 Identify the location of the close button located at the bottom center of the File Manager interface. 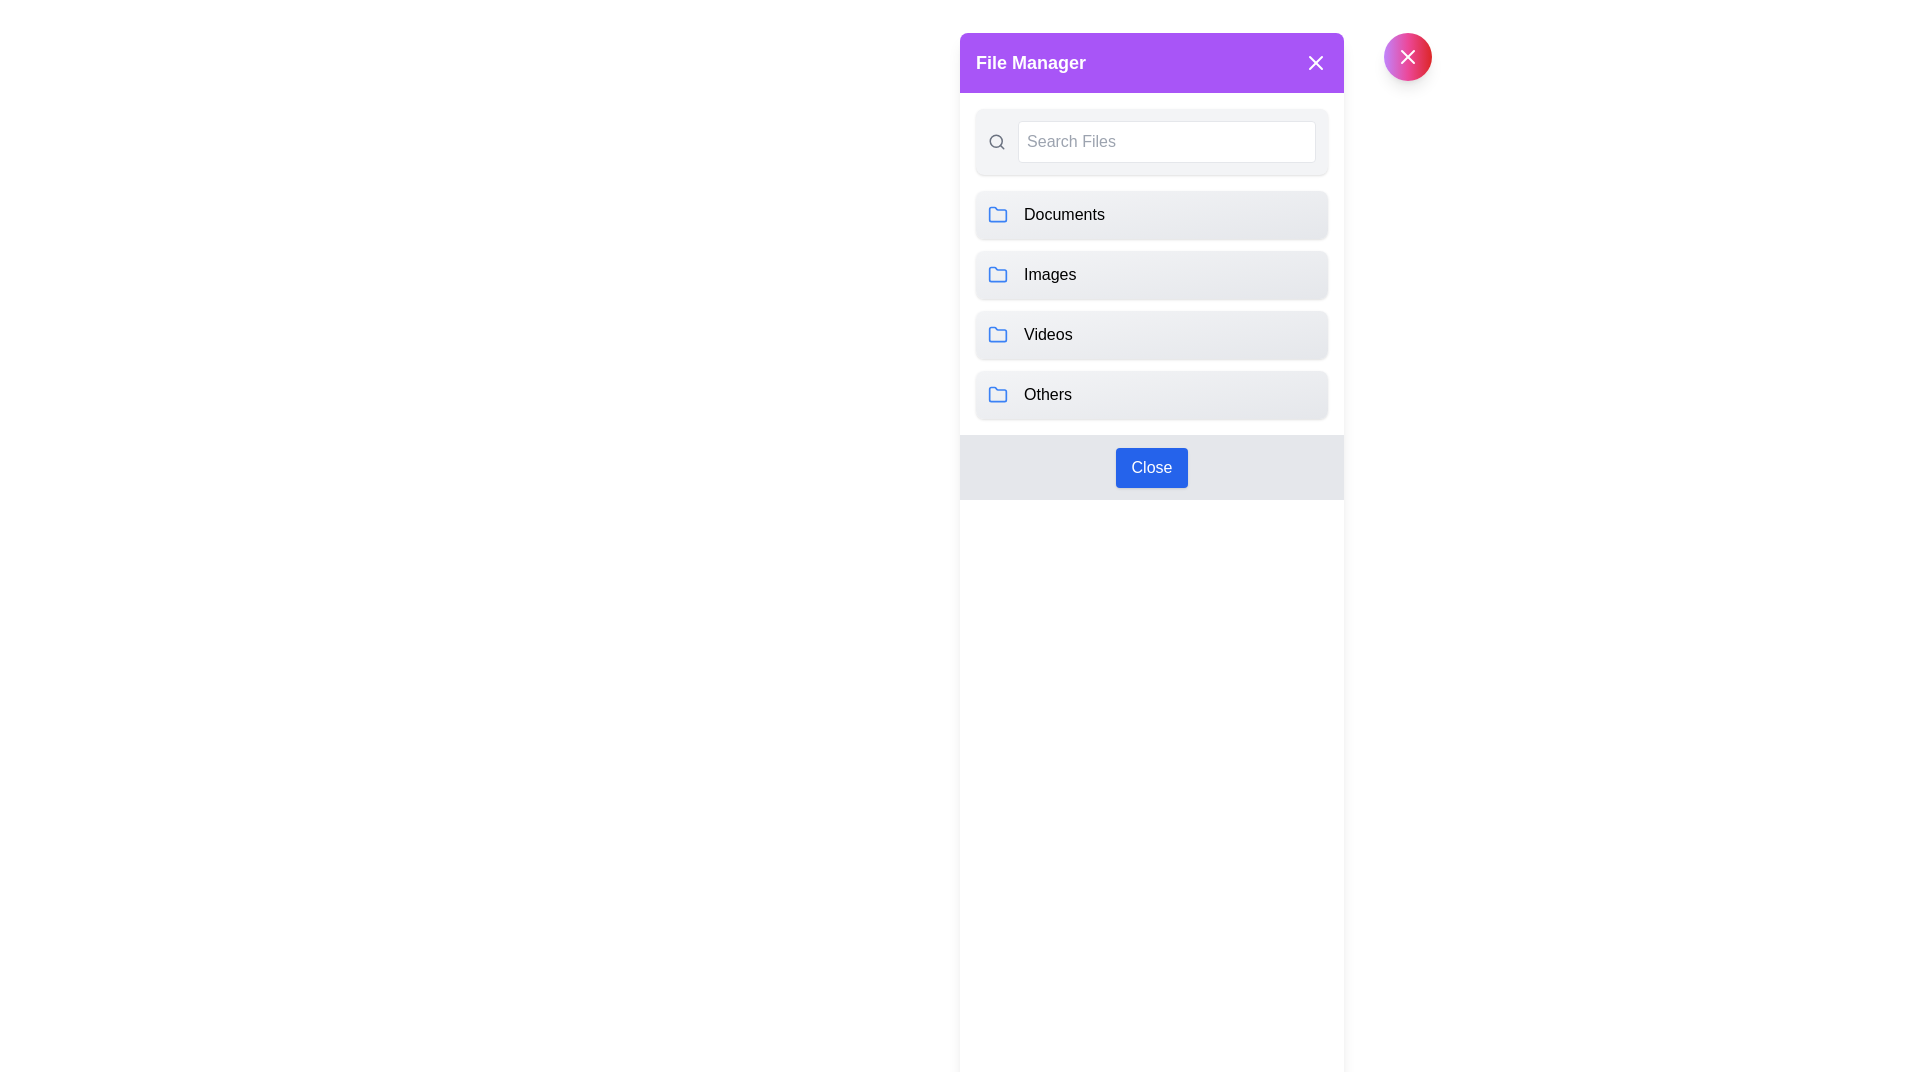
(1152, 467).